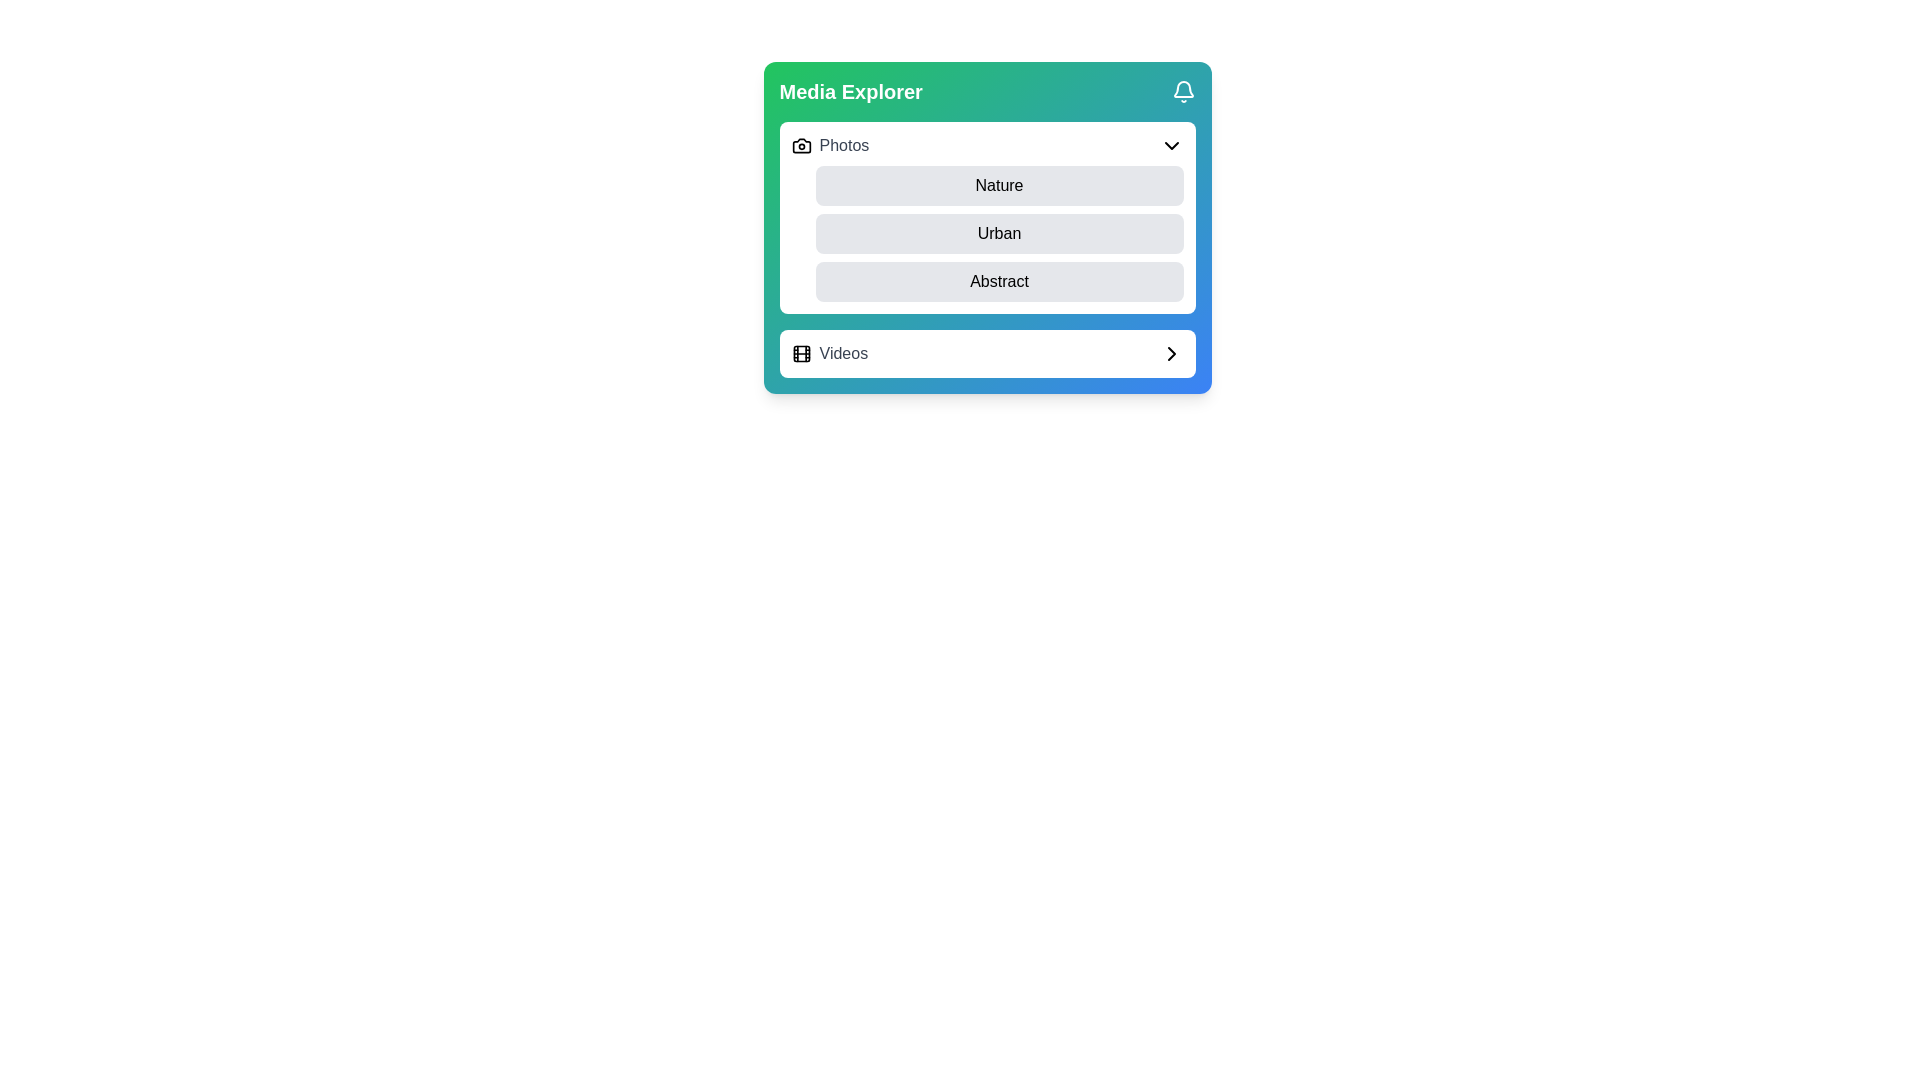  Describe the element at coordinates (801, 353) in the screenshot. I see `the SVG rectangle element centered within the film strip icon in the 'Videos' section of the lower menu` at that location.